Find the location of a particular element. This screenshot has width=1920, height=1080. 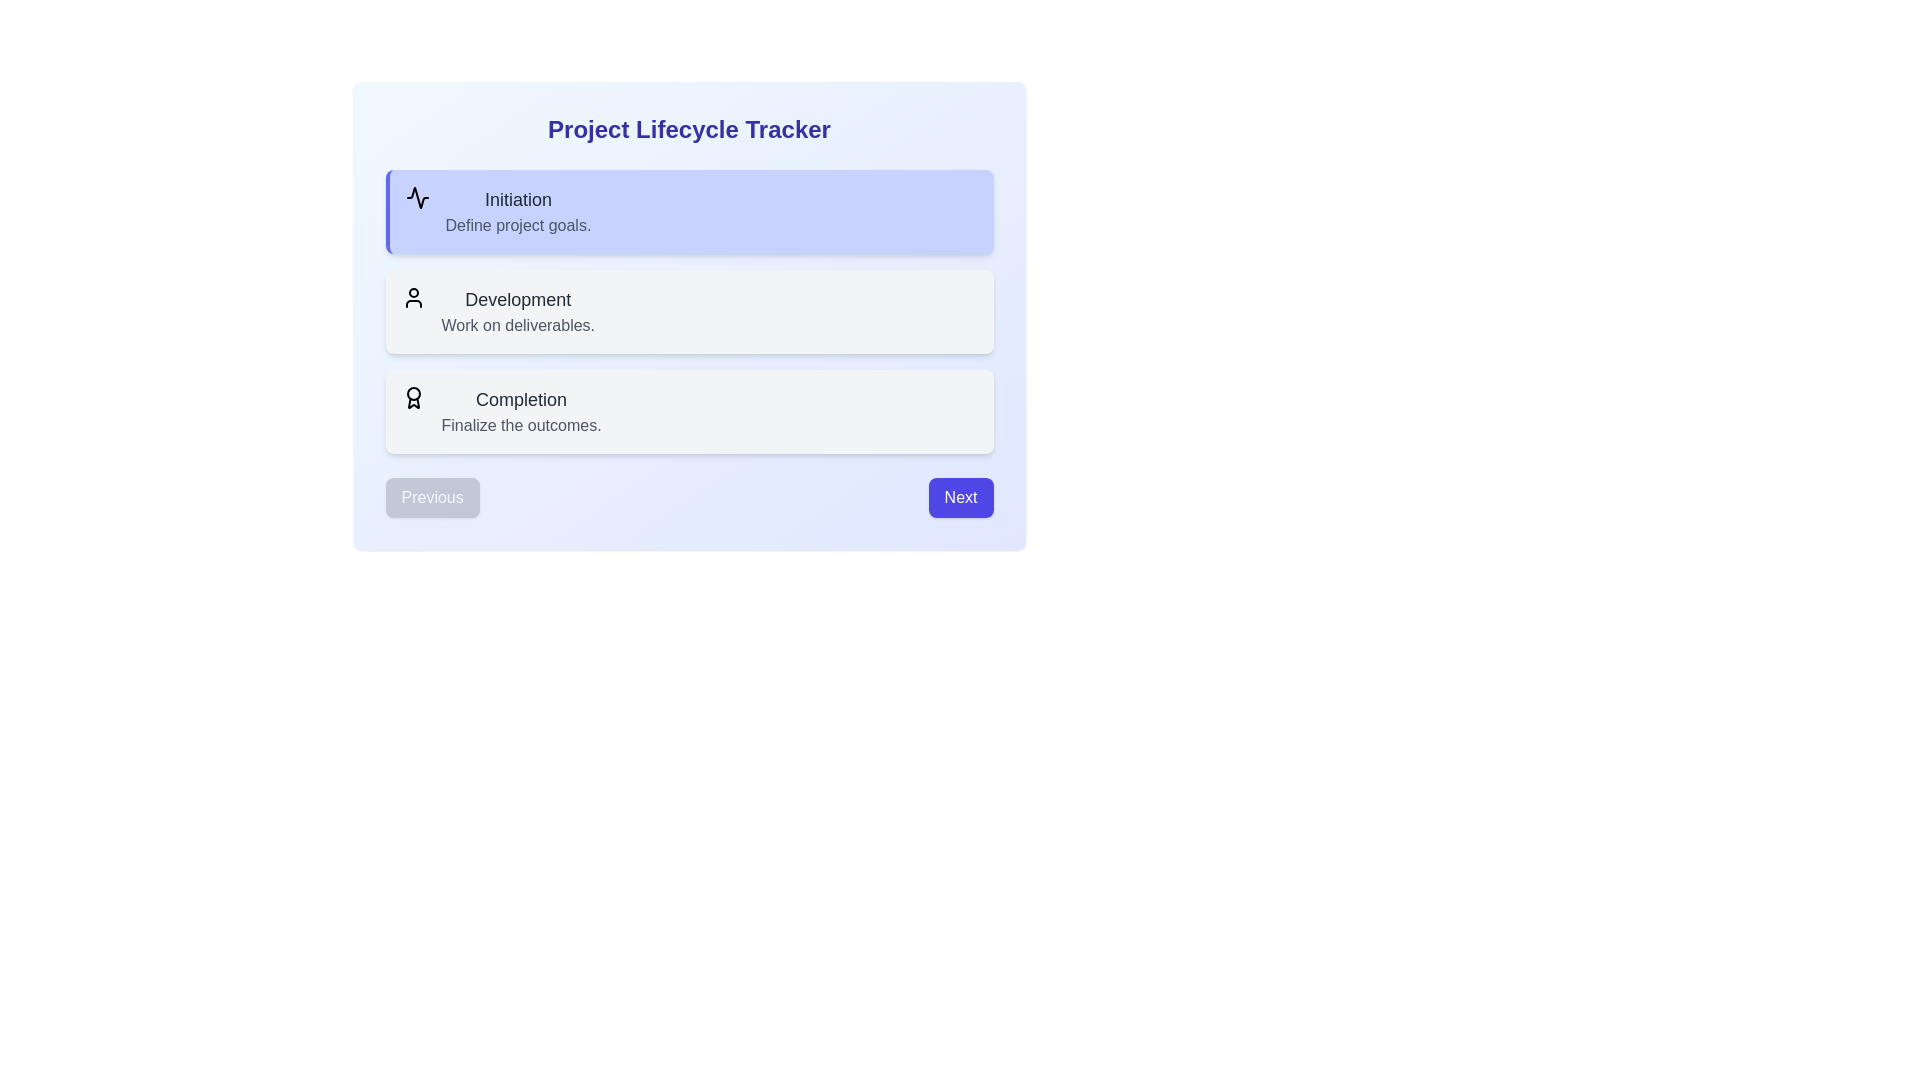

the Text component displaying 'Completion' with the description 'Finalize the outcomes', which is the last card in the vertical stack of process stages is located at coordinates (521, 411).